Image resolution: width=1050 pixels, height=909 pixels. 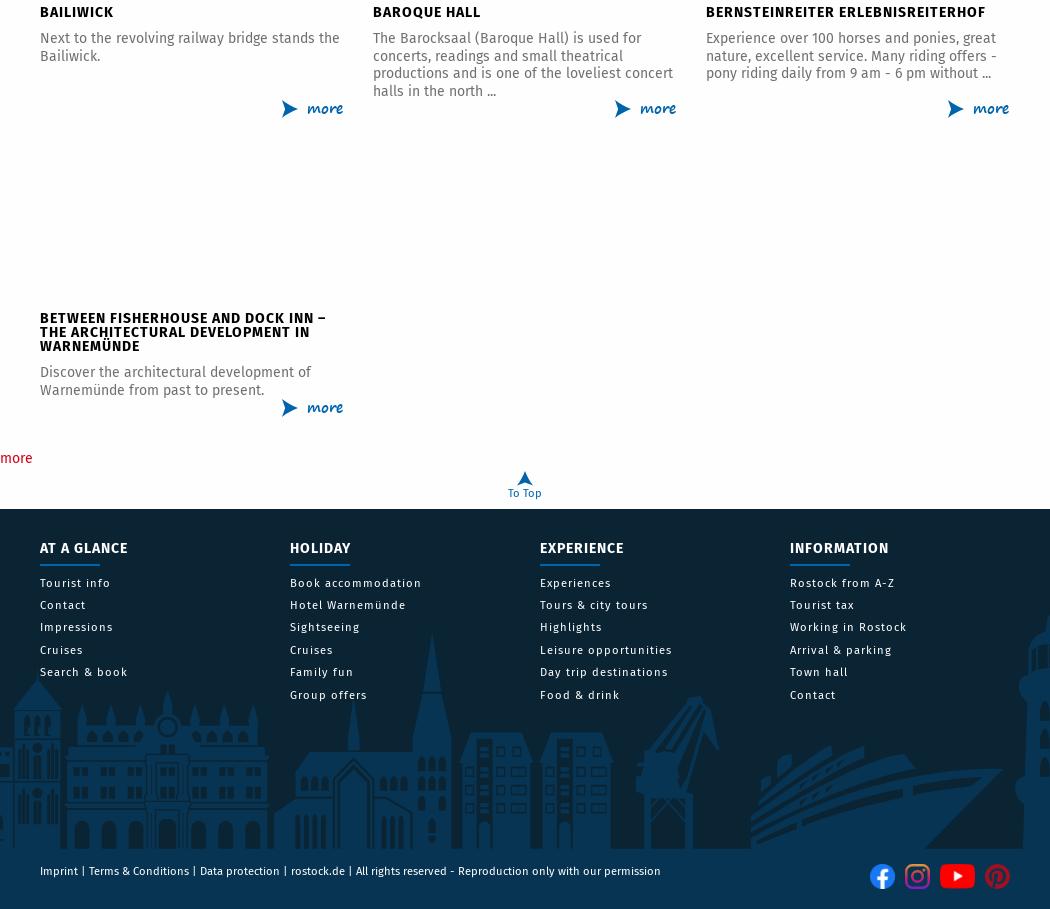 I want to click on 'Tourist tax', so click(x=821, y=605).